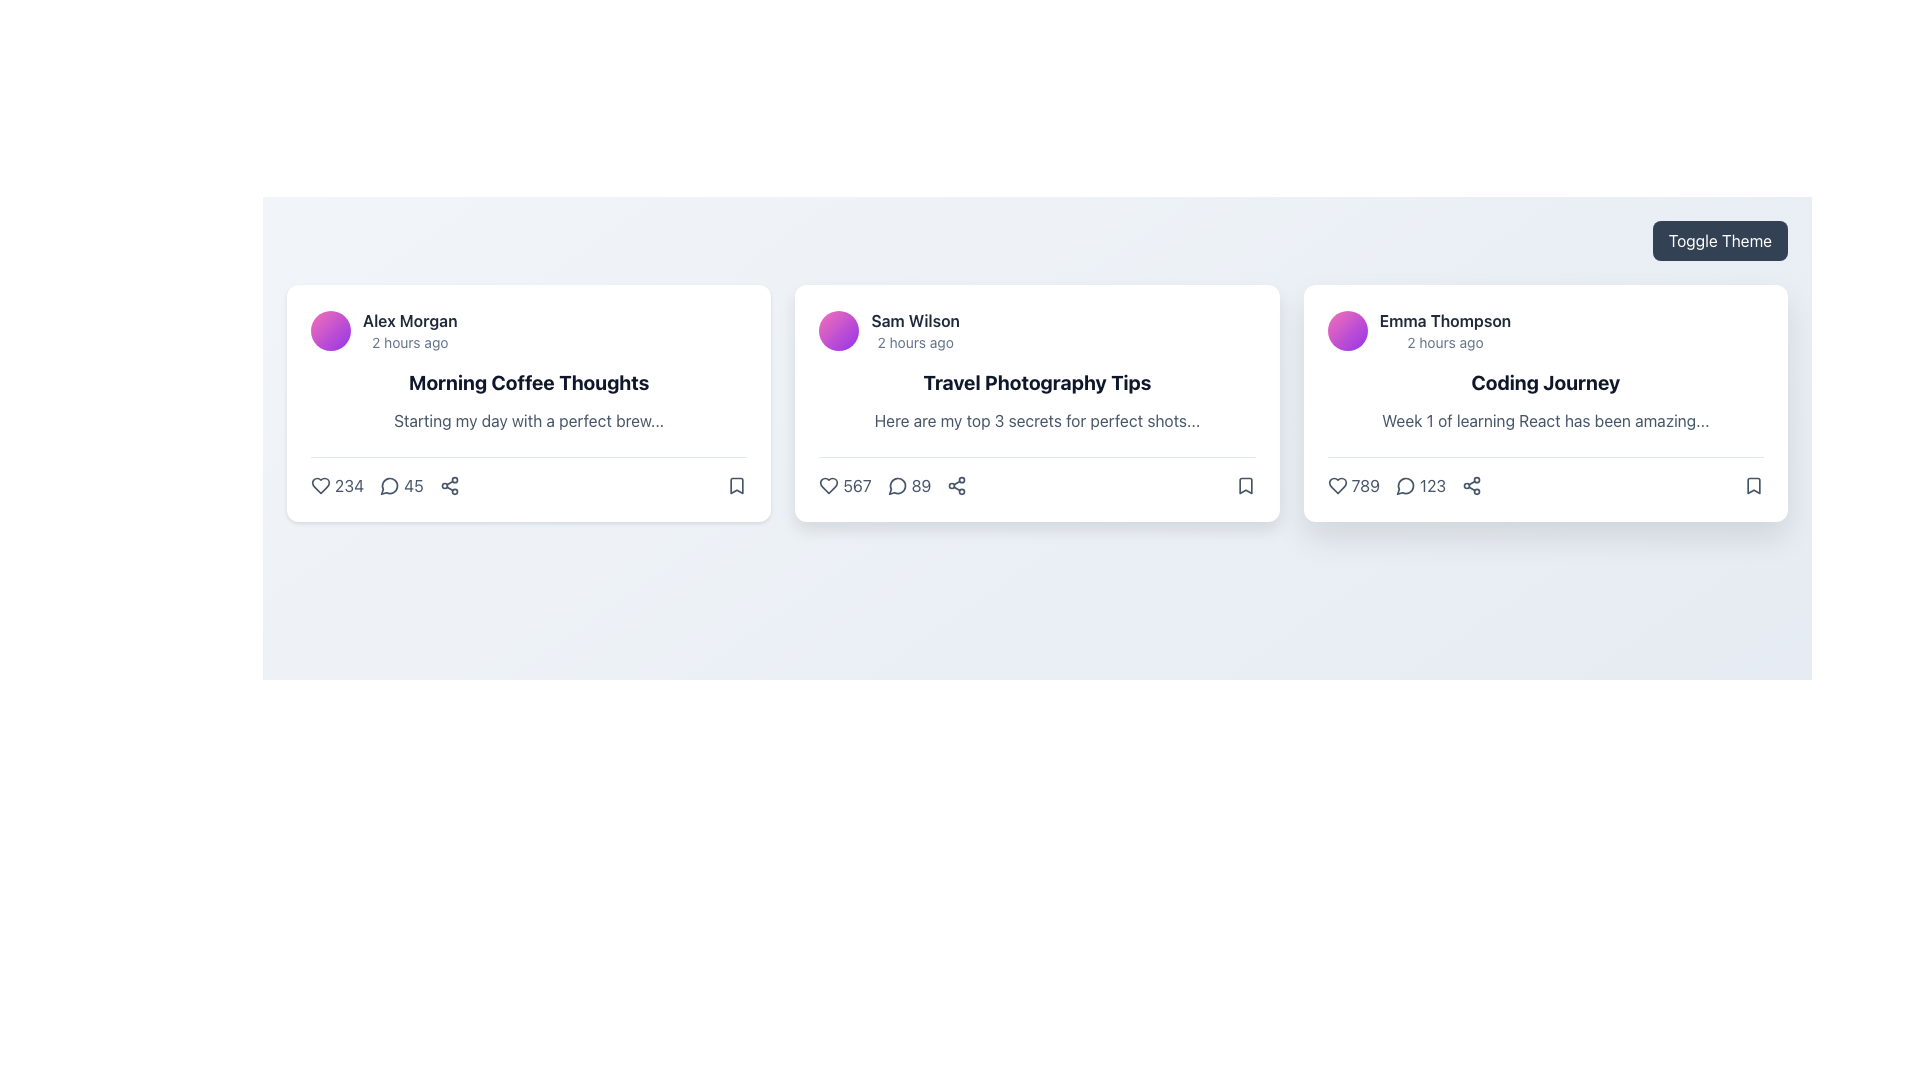 The width and height of the screenshot is (1920, 1080). What do you see at coordinates (1404, 486) in the screenshot?
I see `the comment icon` at bounding box center [1404, 486].